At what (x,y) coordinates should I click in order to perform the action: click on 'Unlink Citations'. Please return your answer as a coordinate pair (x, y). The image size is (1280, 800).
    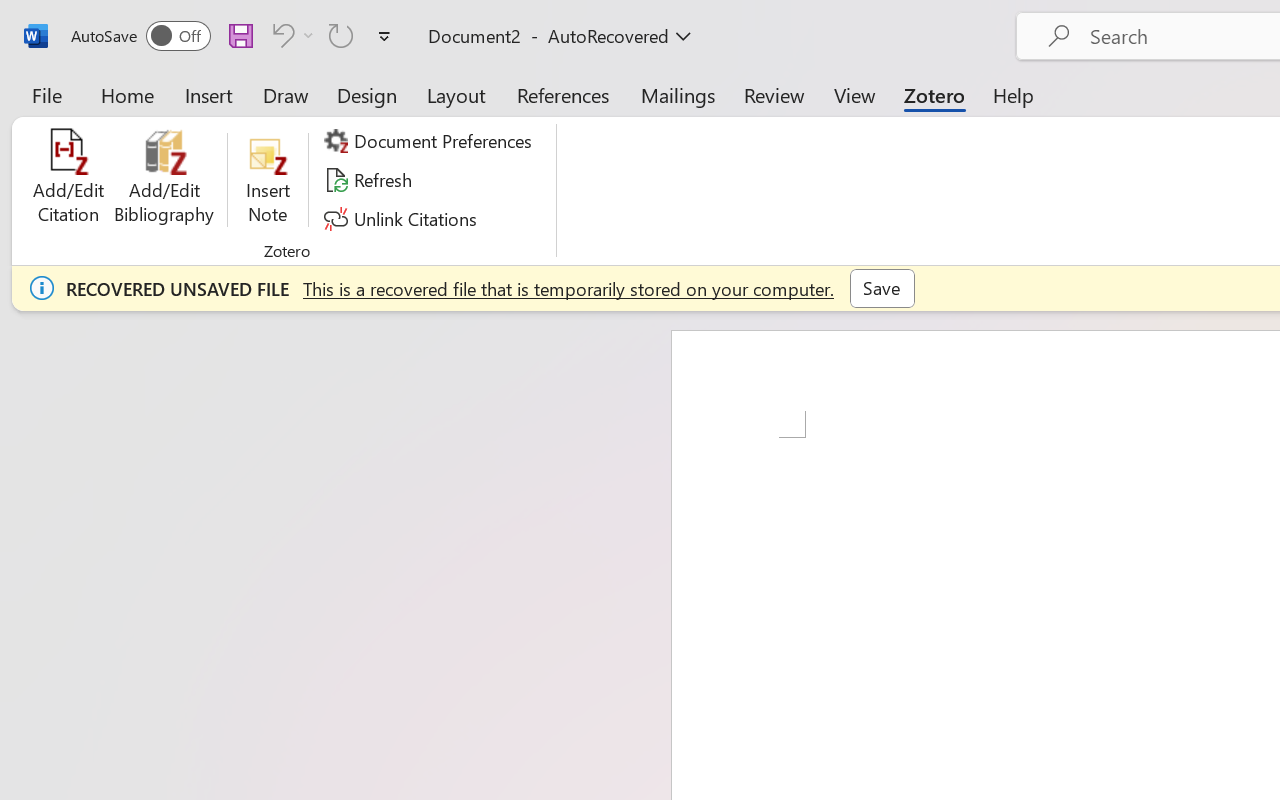
    Looking at the image, I should click on (402, 218).